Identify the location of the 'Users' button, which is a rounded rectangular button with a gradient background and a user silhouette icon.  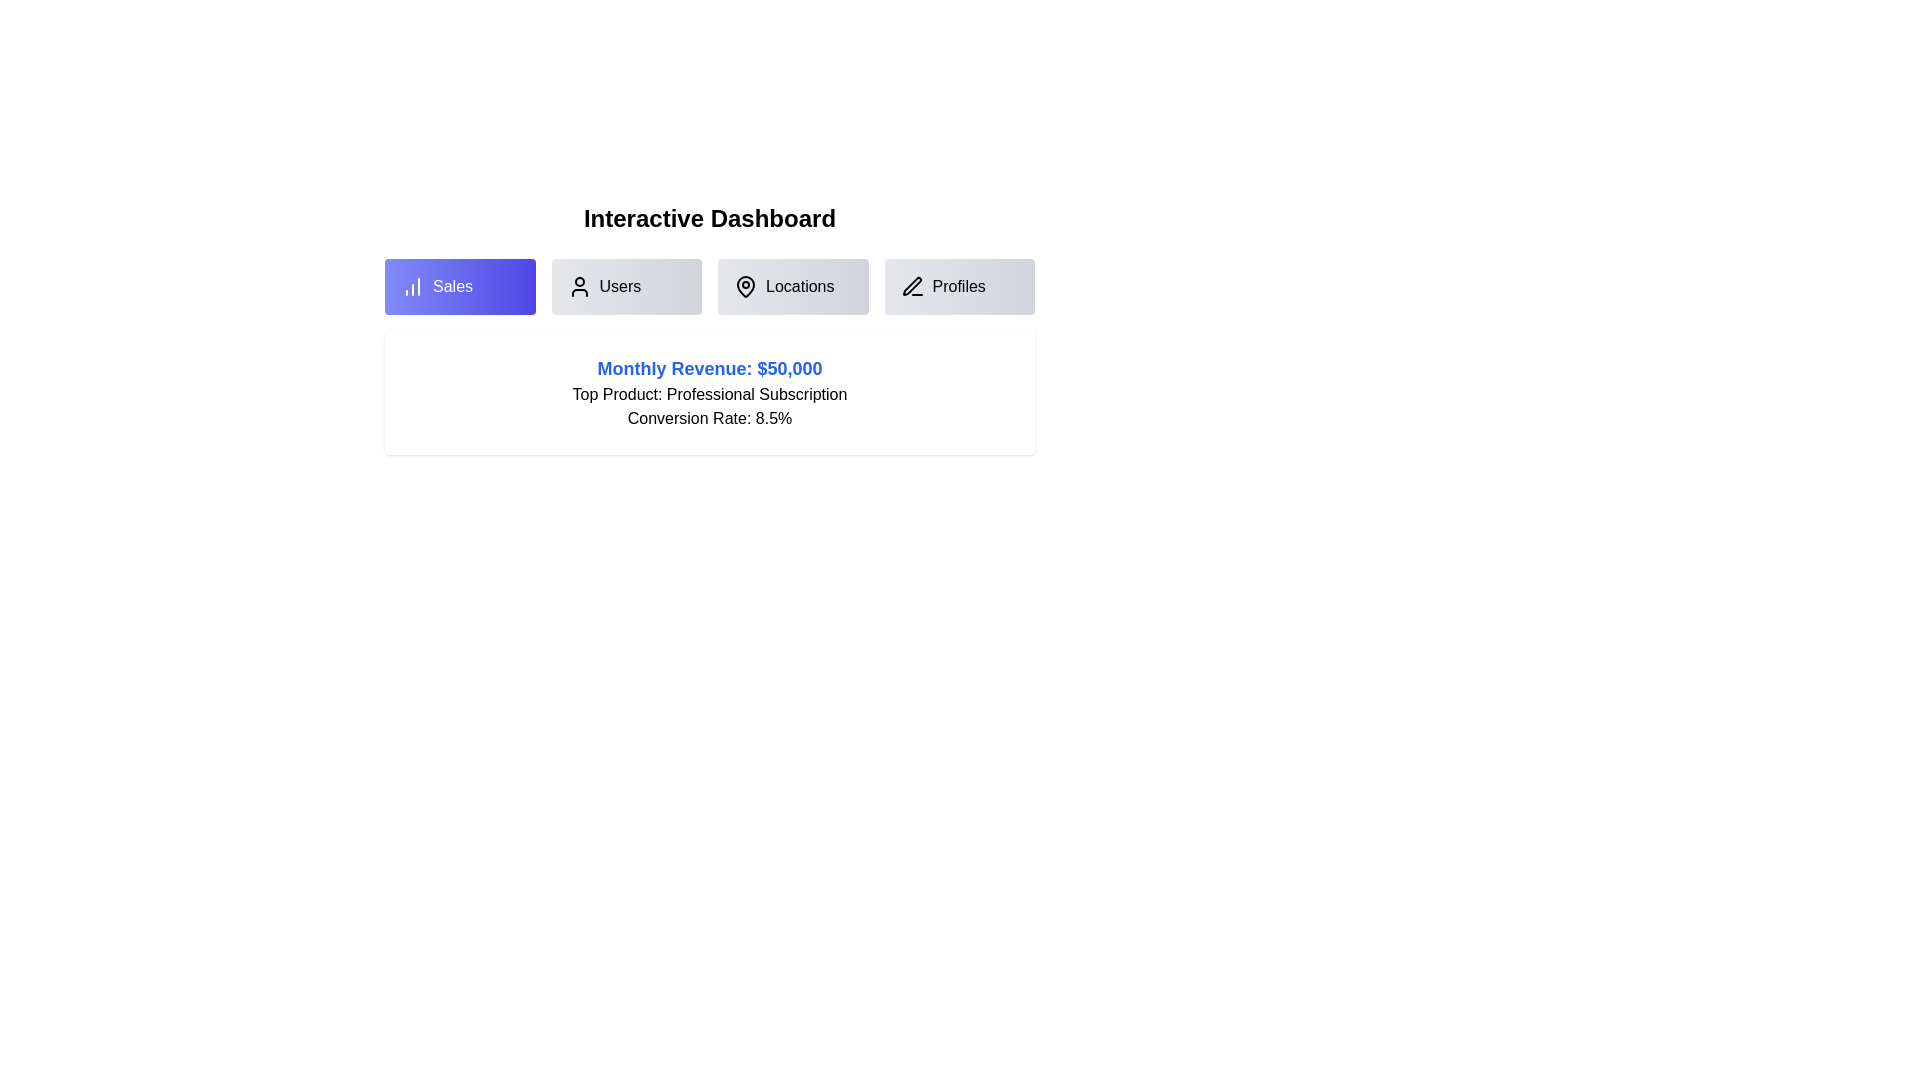
(625, 286).